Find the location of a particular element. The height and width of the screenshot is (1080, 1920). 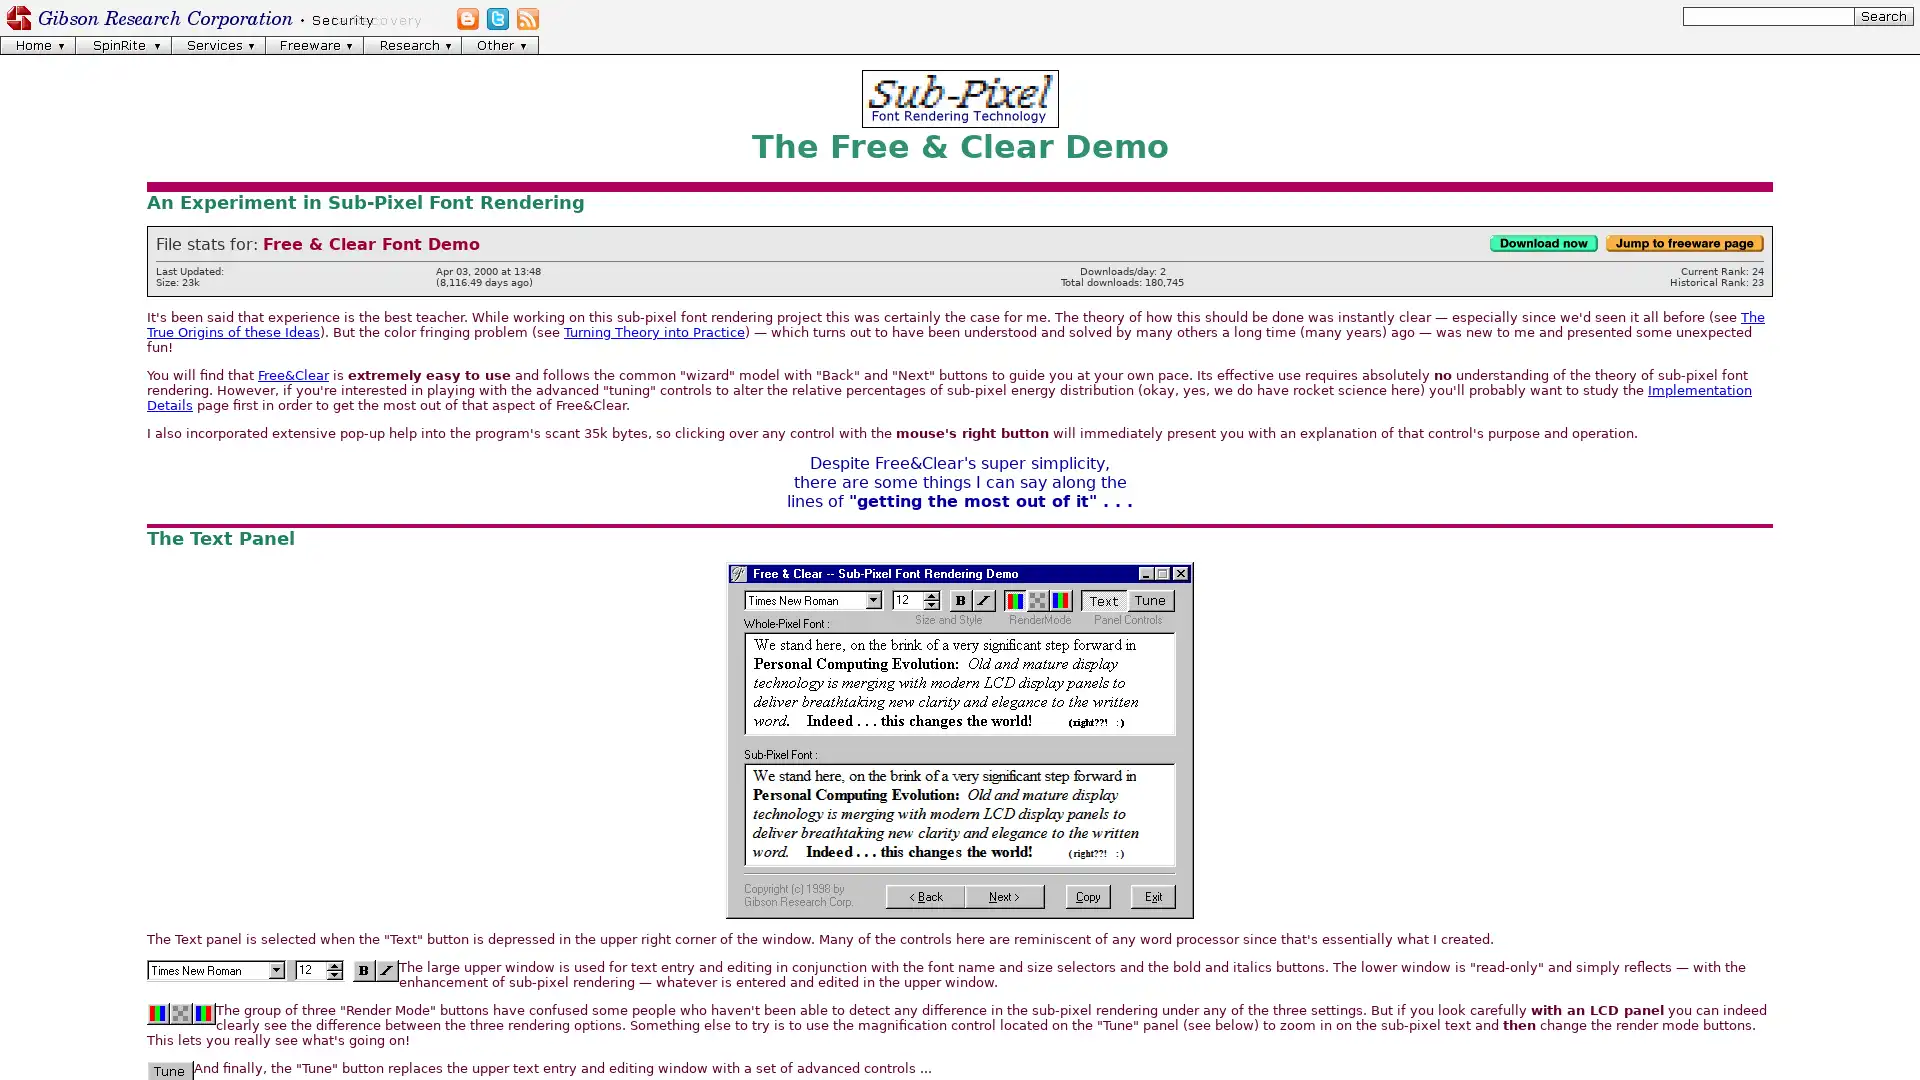

[Search] is located at coordinates (1882, 16).